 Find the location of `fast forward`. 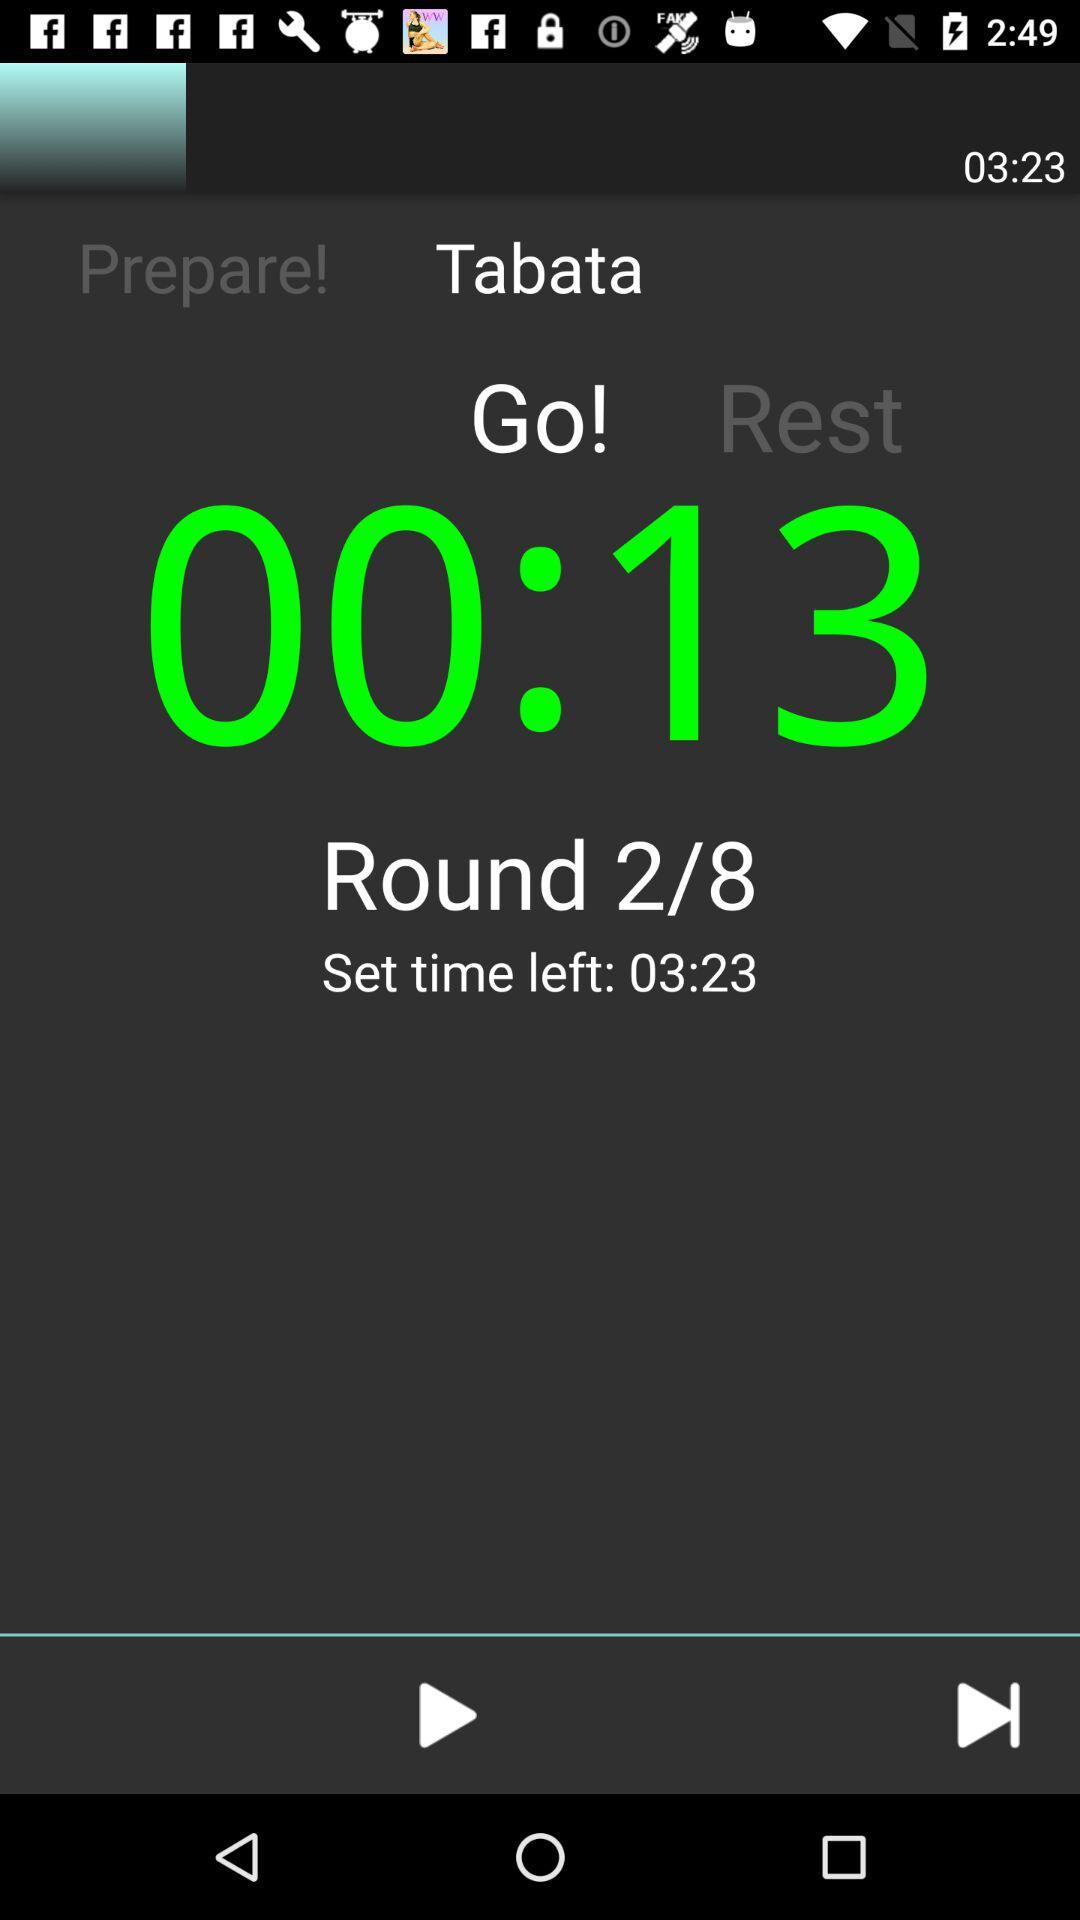

fast forward is located at coordinates (987, 1714).